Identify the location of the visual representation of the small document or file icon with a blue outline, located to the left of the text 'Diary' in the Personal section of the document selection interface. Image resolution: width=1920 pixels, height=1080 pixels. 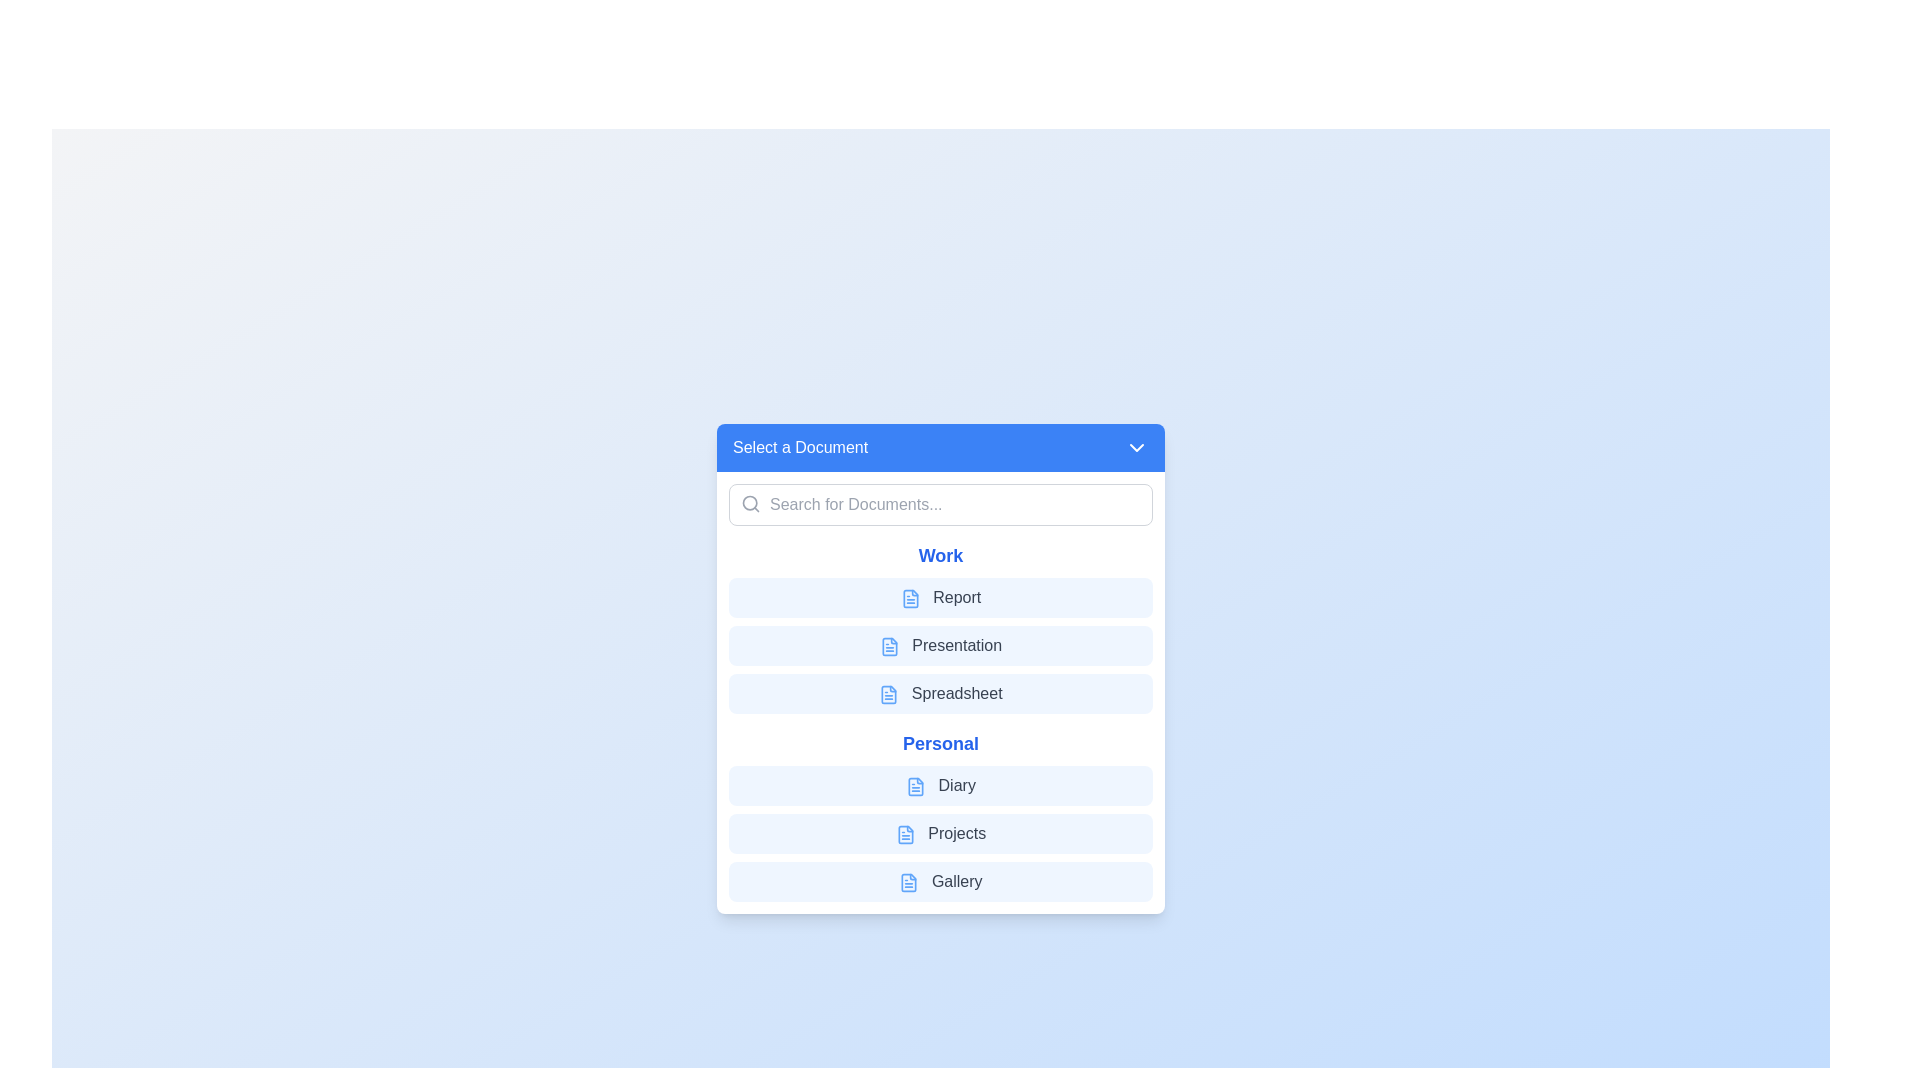
(915, 785).